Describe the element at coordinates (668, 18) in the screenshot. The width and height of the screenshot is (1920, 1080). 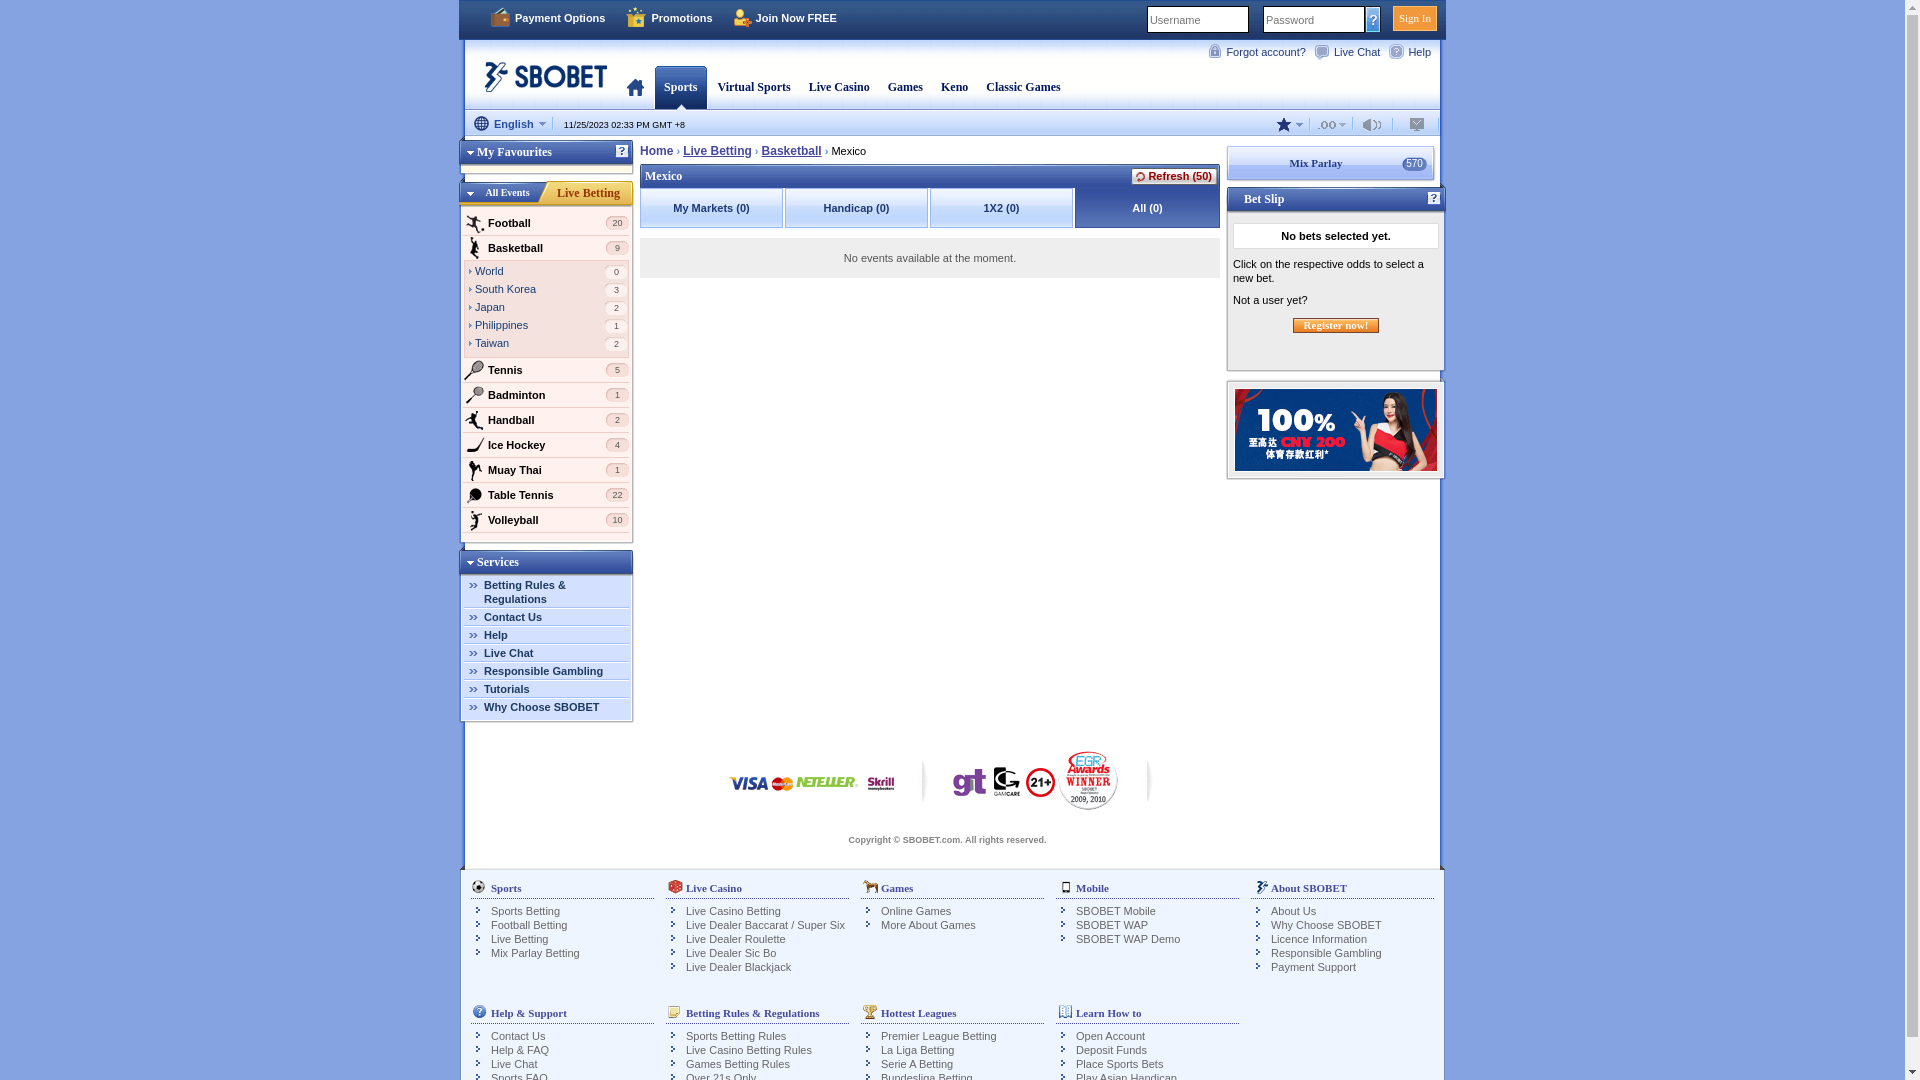
I see `'Promotions'` at that location.